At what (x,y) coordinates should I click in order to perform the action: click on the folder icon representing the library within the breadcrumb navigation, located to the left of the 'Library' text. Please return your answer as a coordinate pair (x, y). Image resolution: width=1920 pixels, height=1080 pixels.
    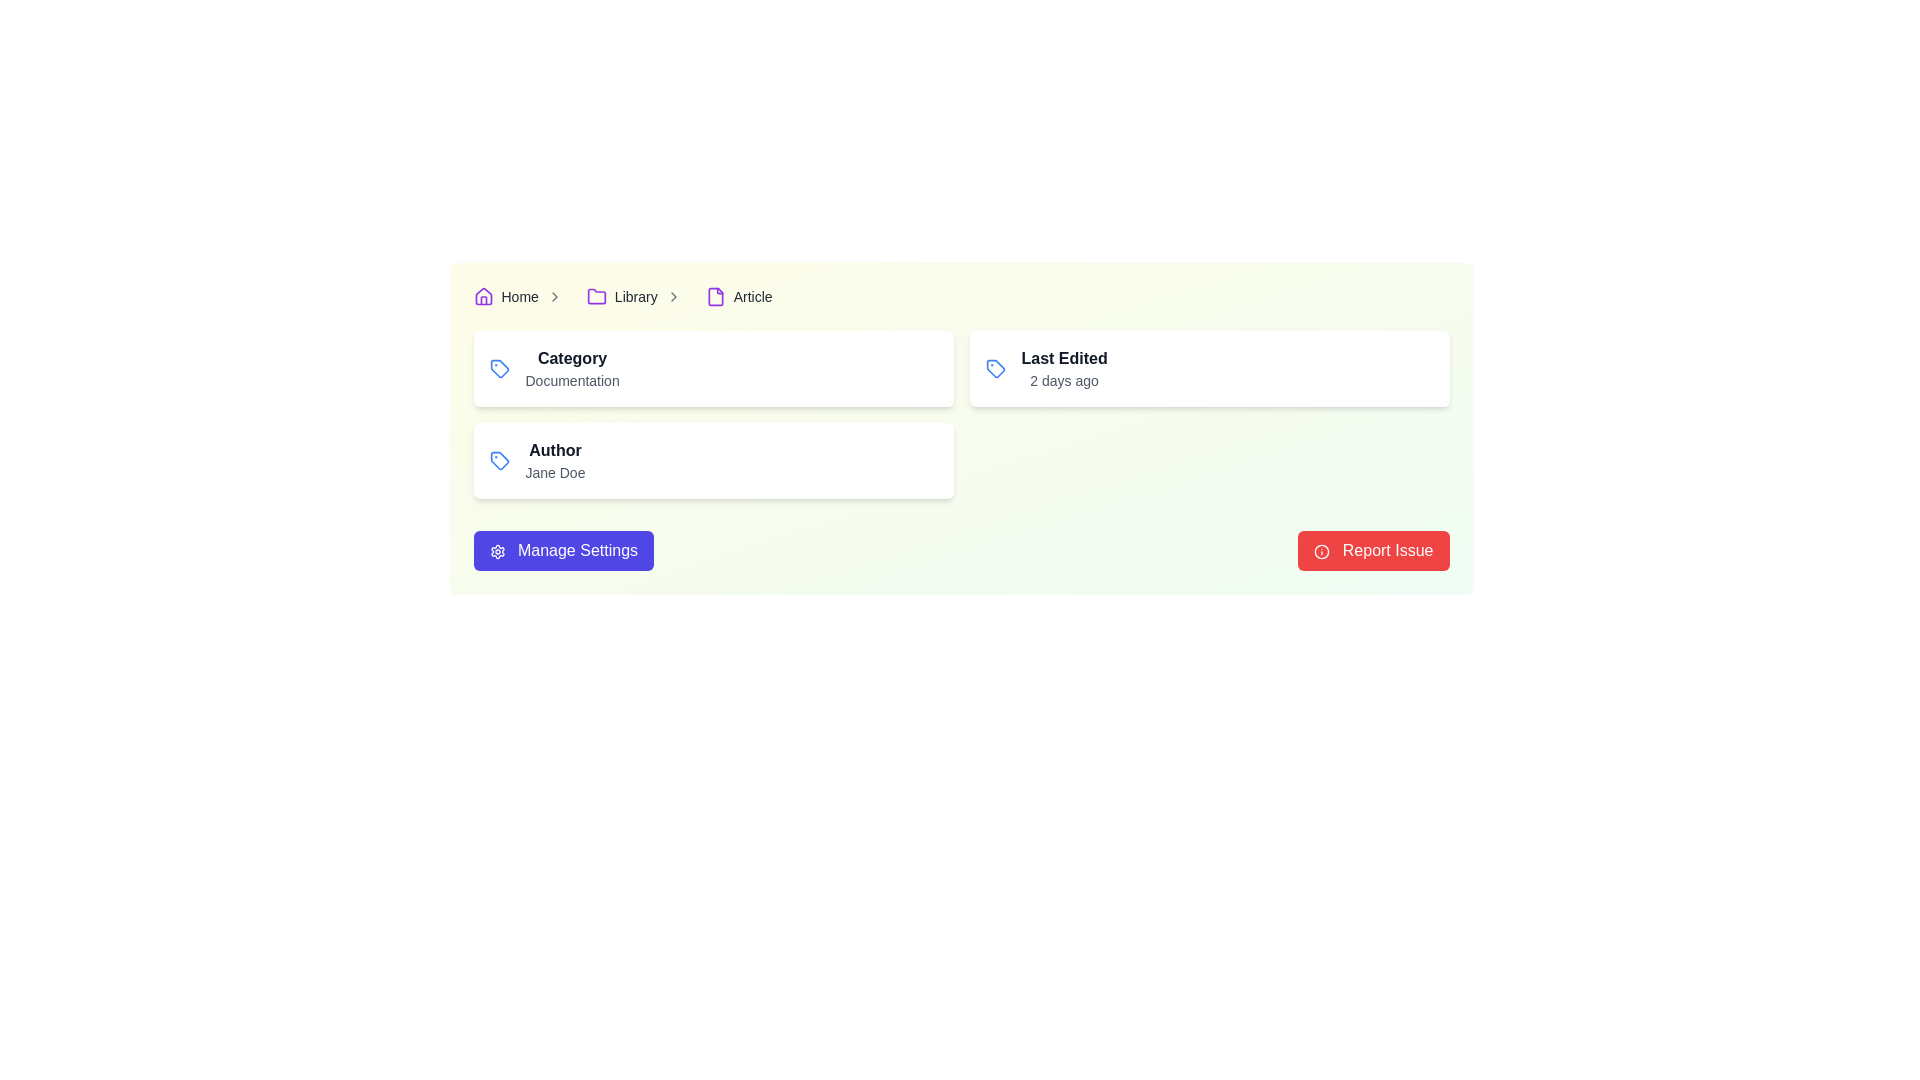
    Looking at the image, I should click on (595, 297).